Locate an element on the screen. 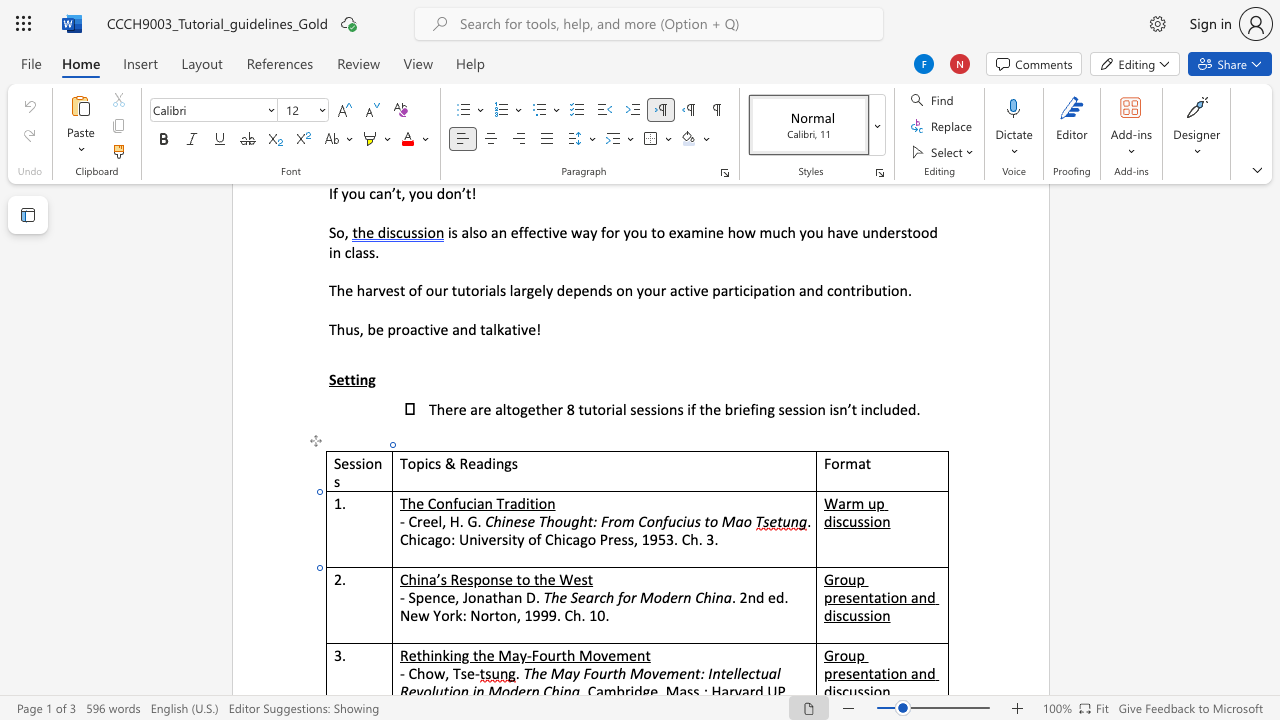 The width and height of the screenshot is (1280, 720). the 1th character "c" in the text is located at coordinates (430, 463).